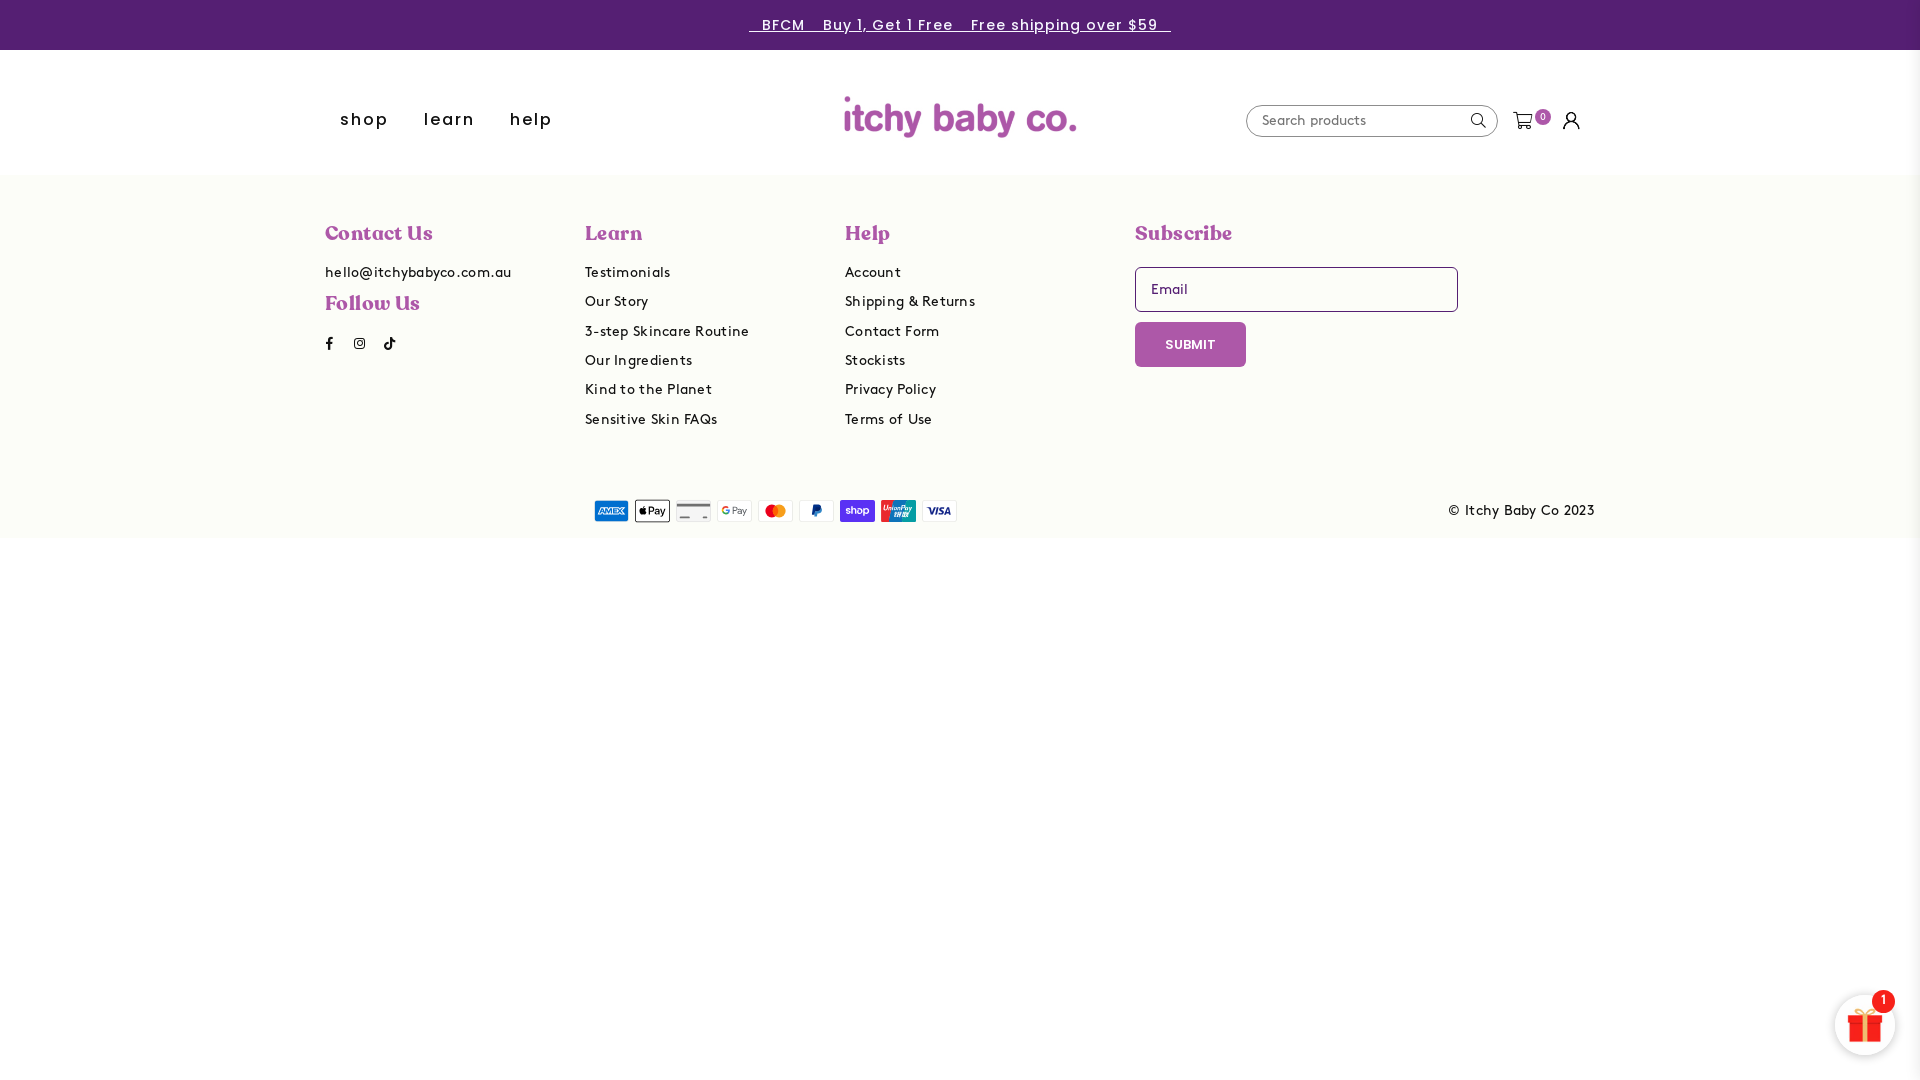  What do you see at coordinates (584, 301) in the screenshot?
I see `'Our Story'` at bounding box center [584, 301].